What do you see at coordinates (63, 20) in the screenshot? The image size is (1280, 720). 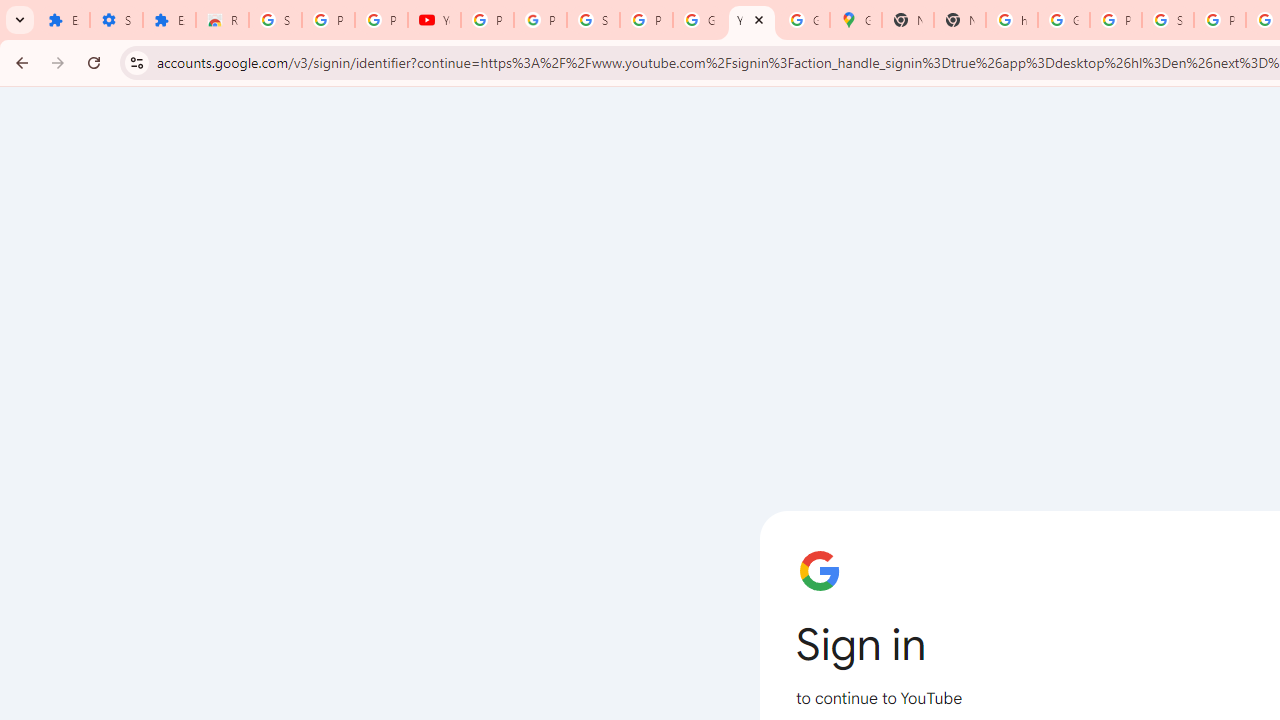 I see `'Extensions'` at bounding box center [63, 20].